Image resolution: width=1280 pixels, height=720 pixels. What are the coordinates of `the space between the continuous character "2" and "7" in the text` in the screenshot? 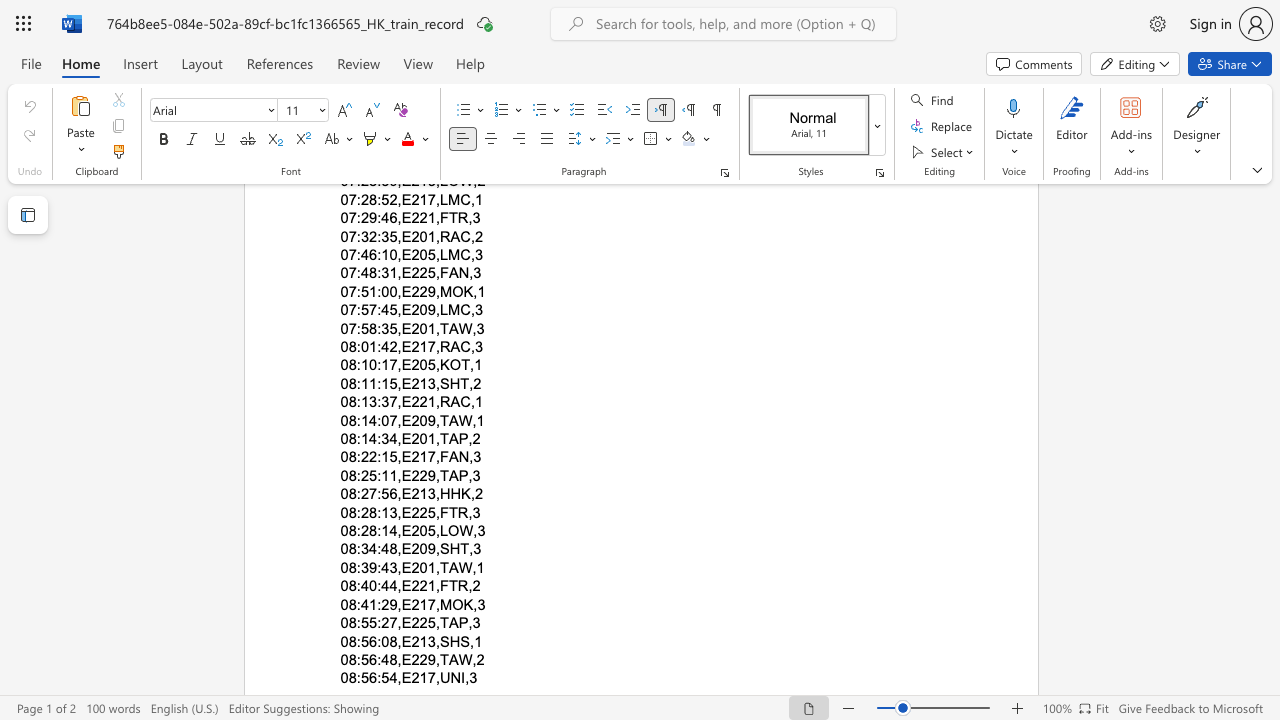 It's located at (369, 494).